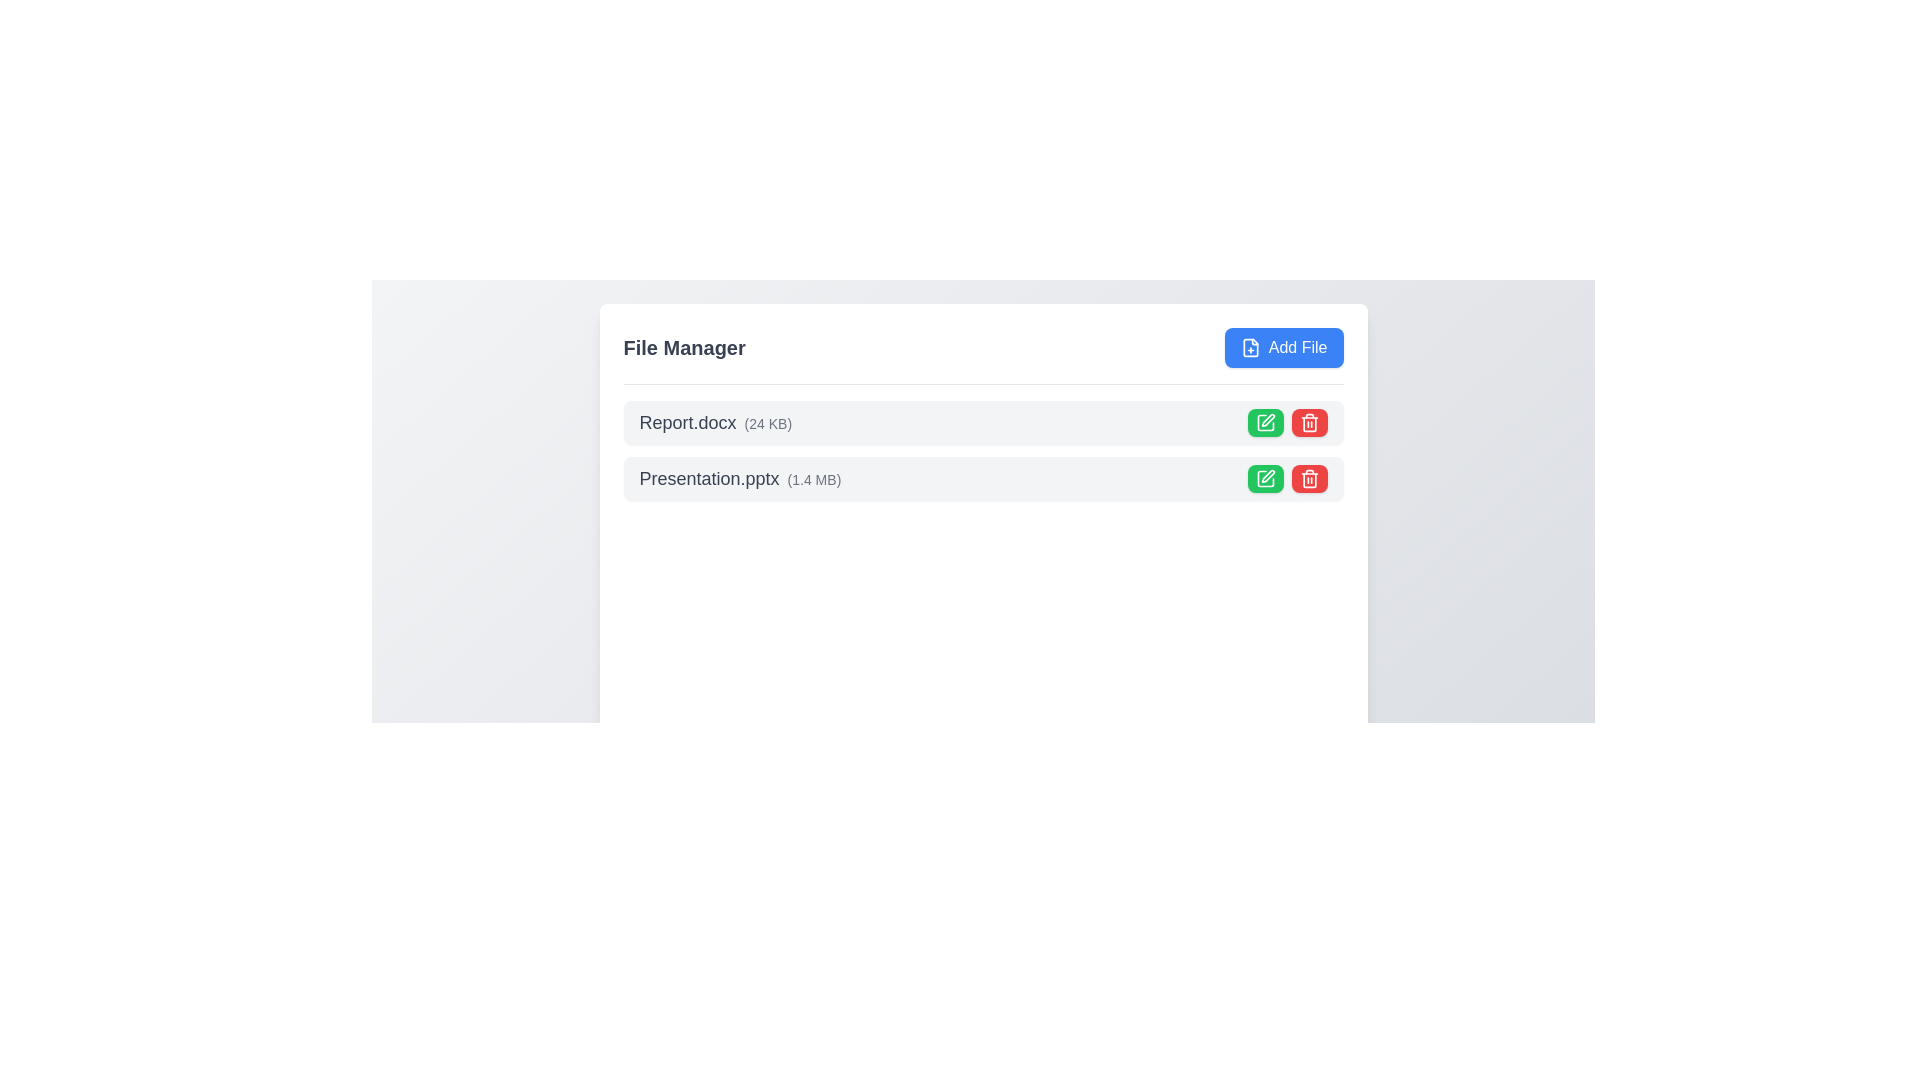  I want to click on the 'Add File' button icon, which resembles a file with a plus symbol, located at the top-right corner of the interface, so click(1249, 346).